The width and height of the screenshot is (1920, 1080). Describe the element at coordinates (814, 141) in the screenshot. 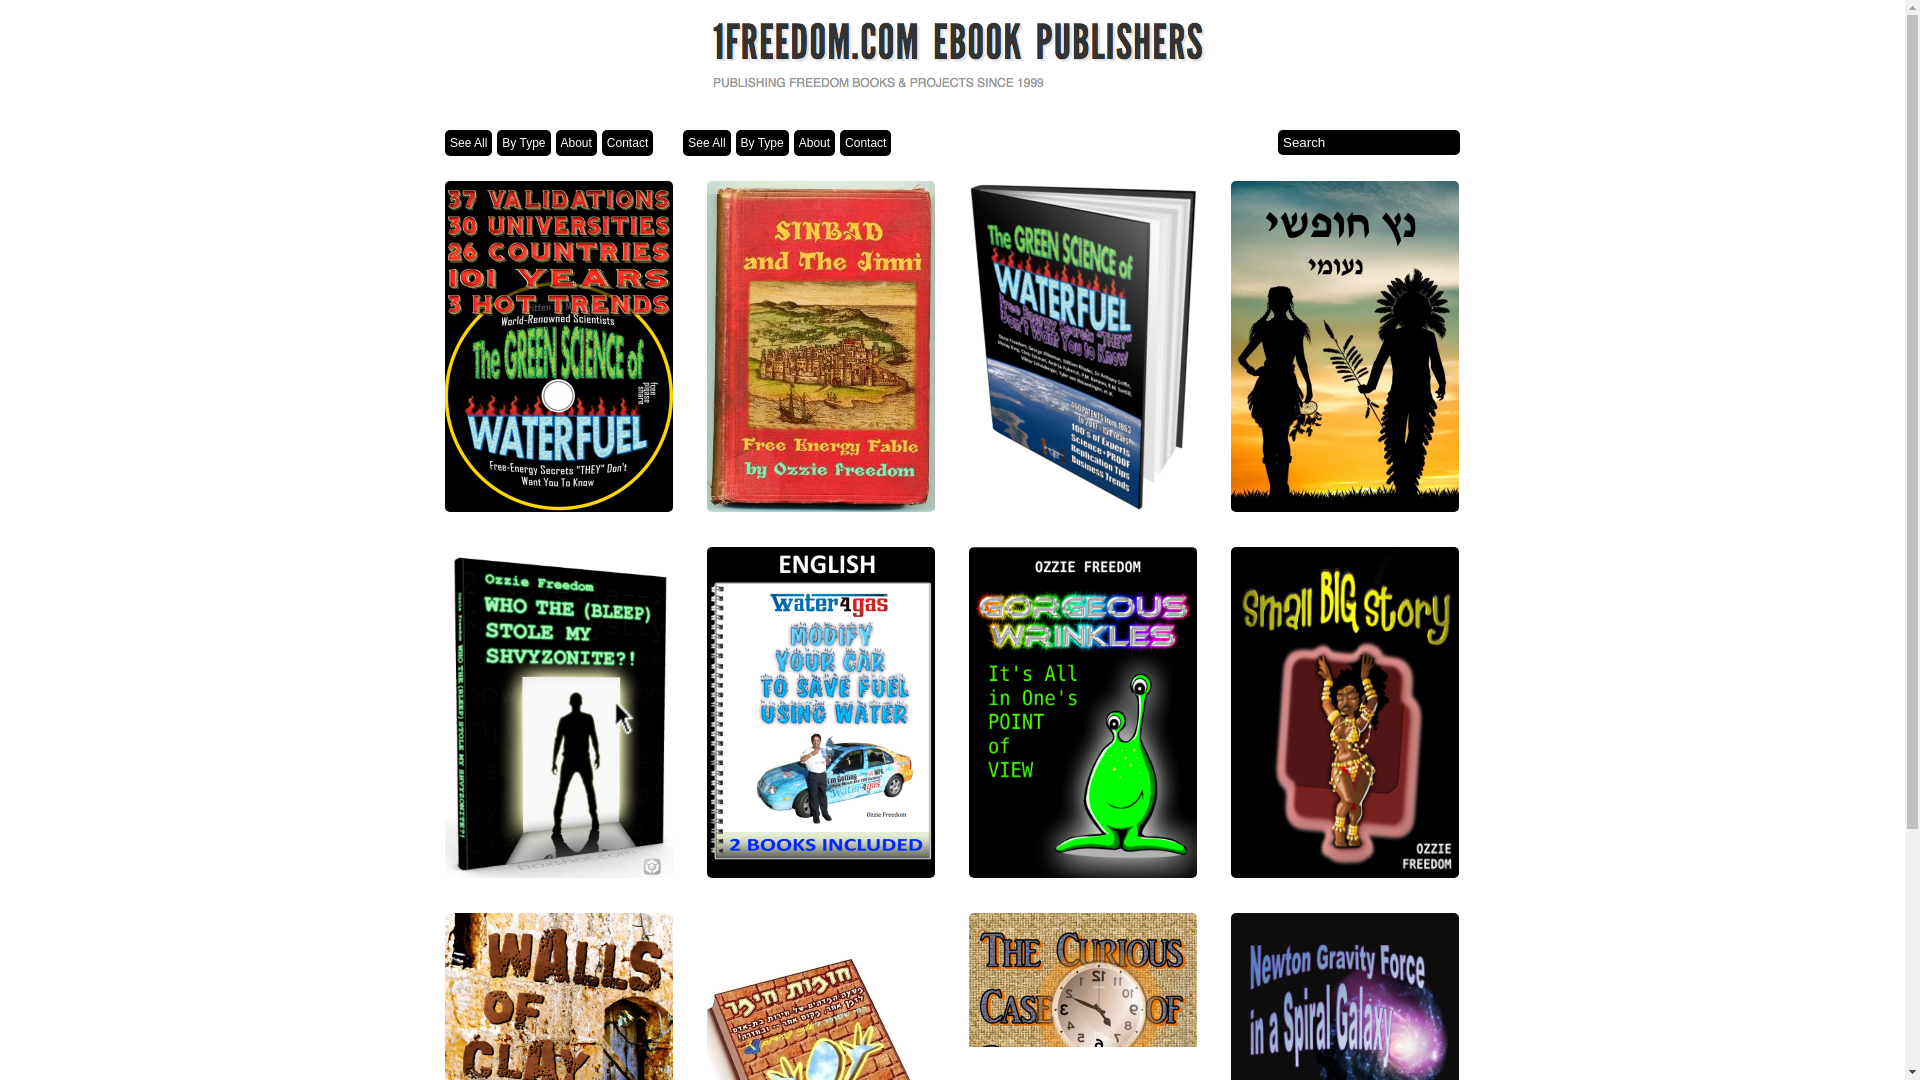

I see `'About'` at that location.